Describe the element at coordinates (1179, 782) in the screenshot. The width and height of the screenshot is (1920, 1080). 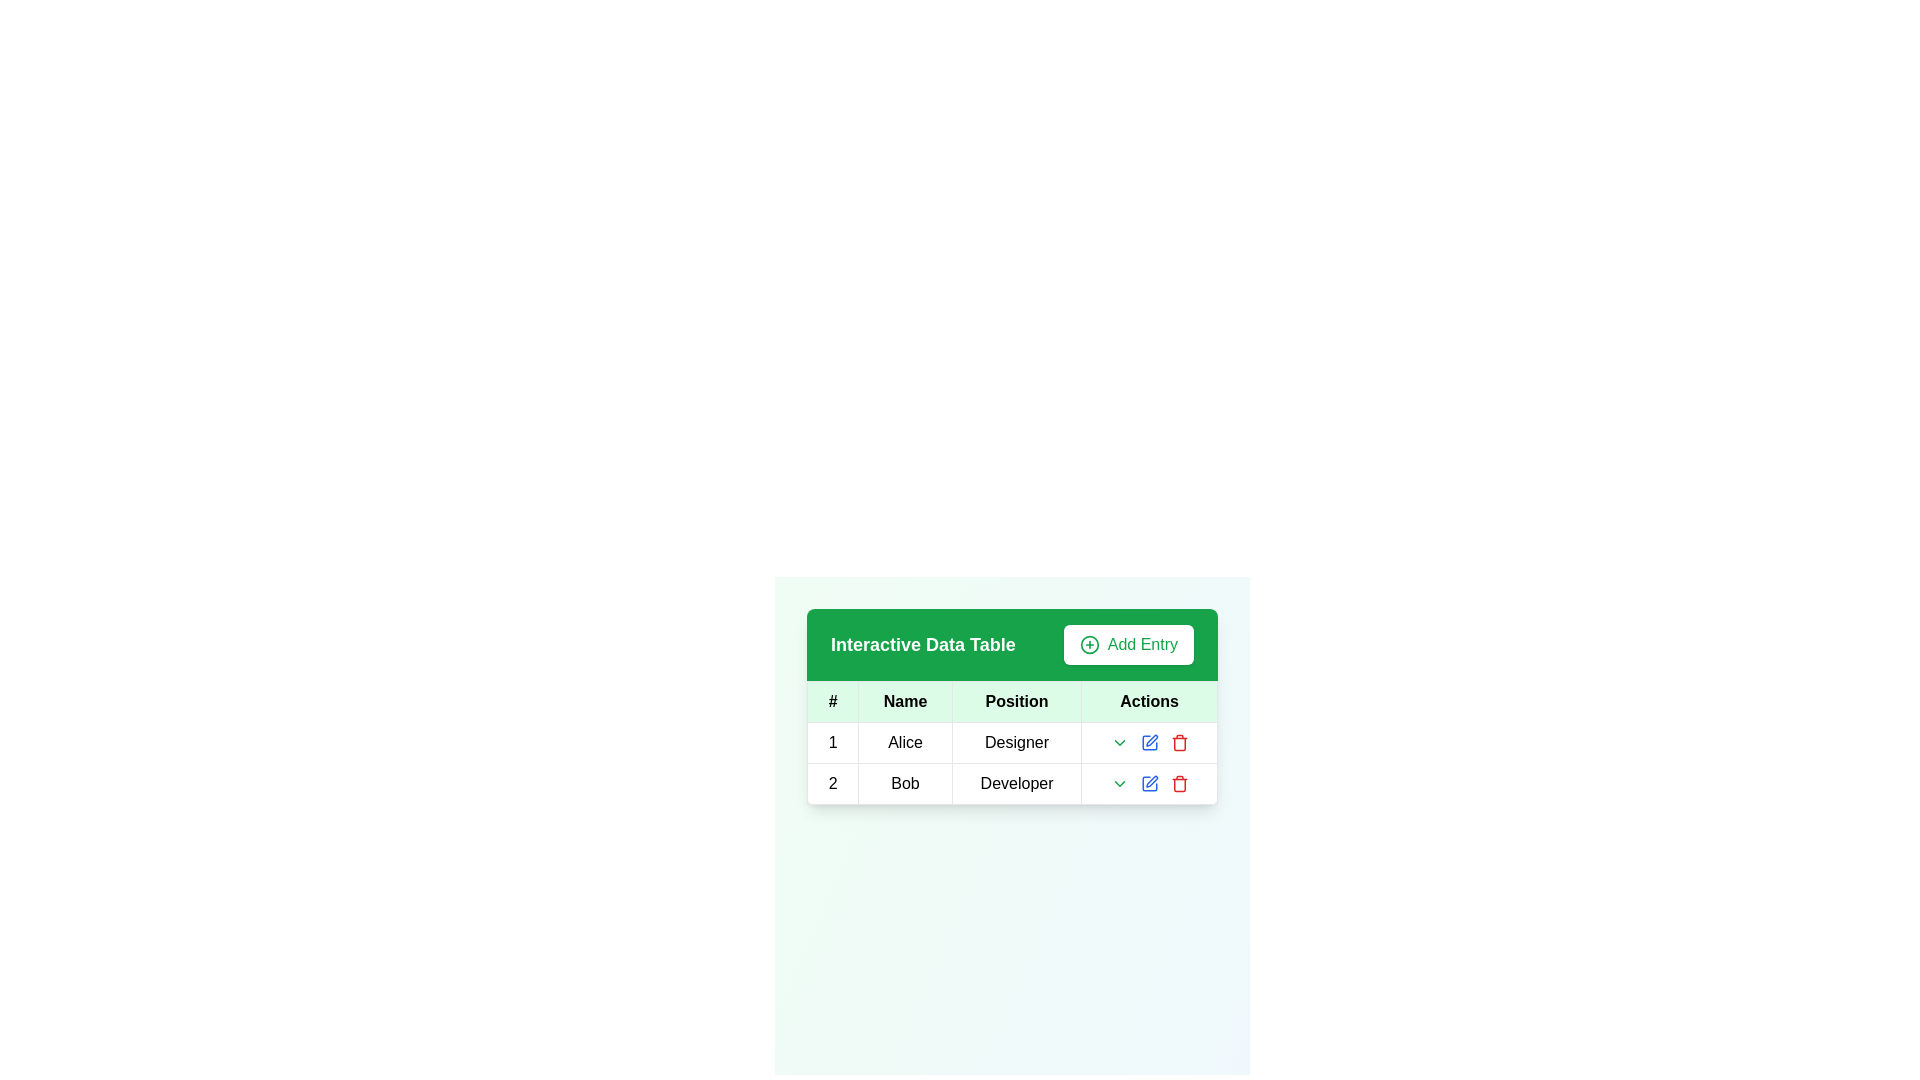
I see `the red trash can icon button in the Actions column of the second row` at that location.